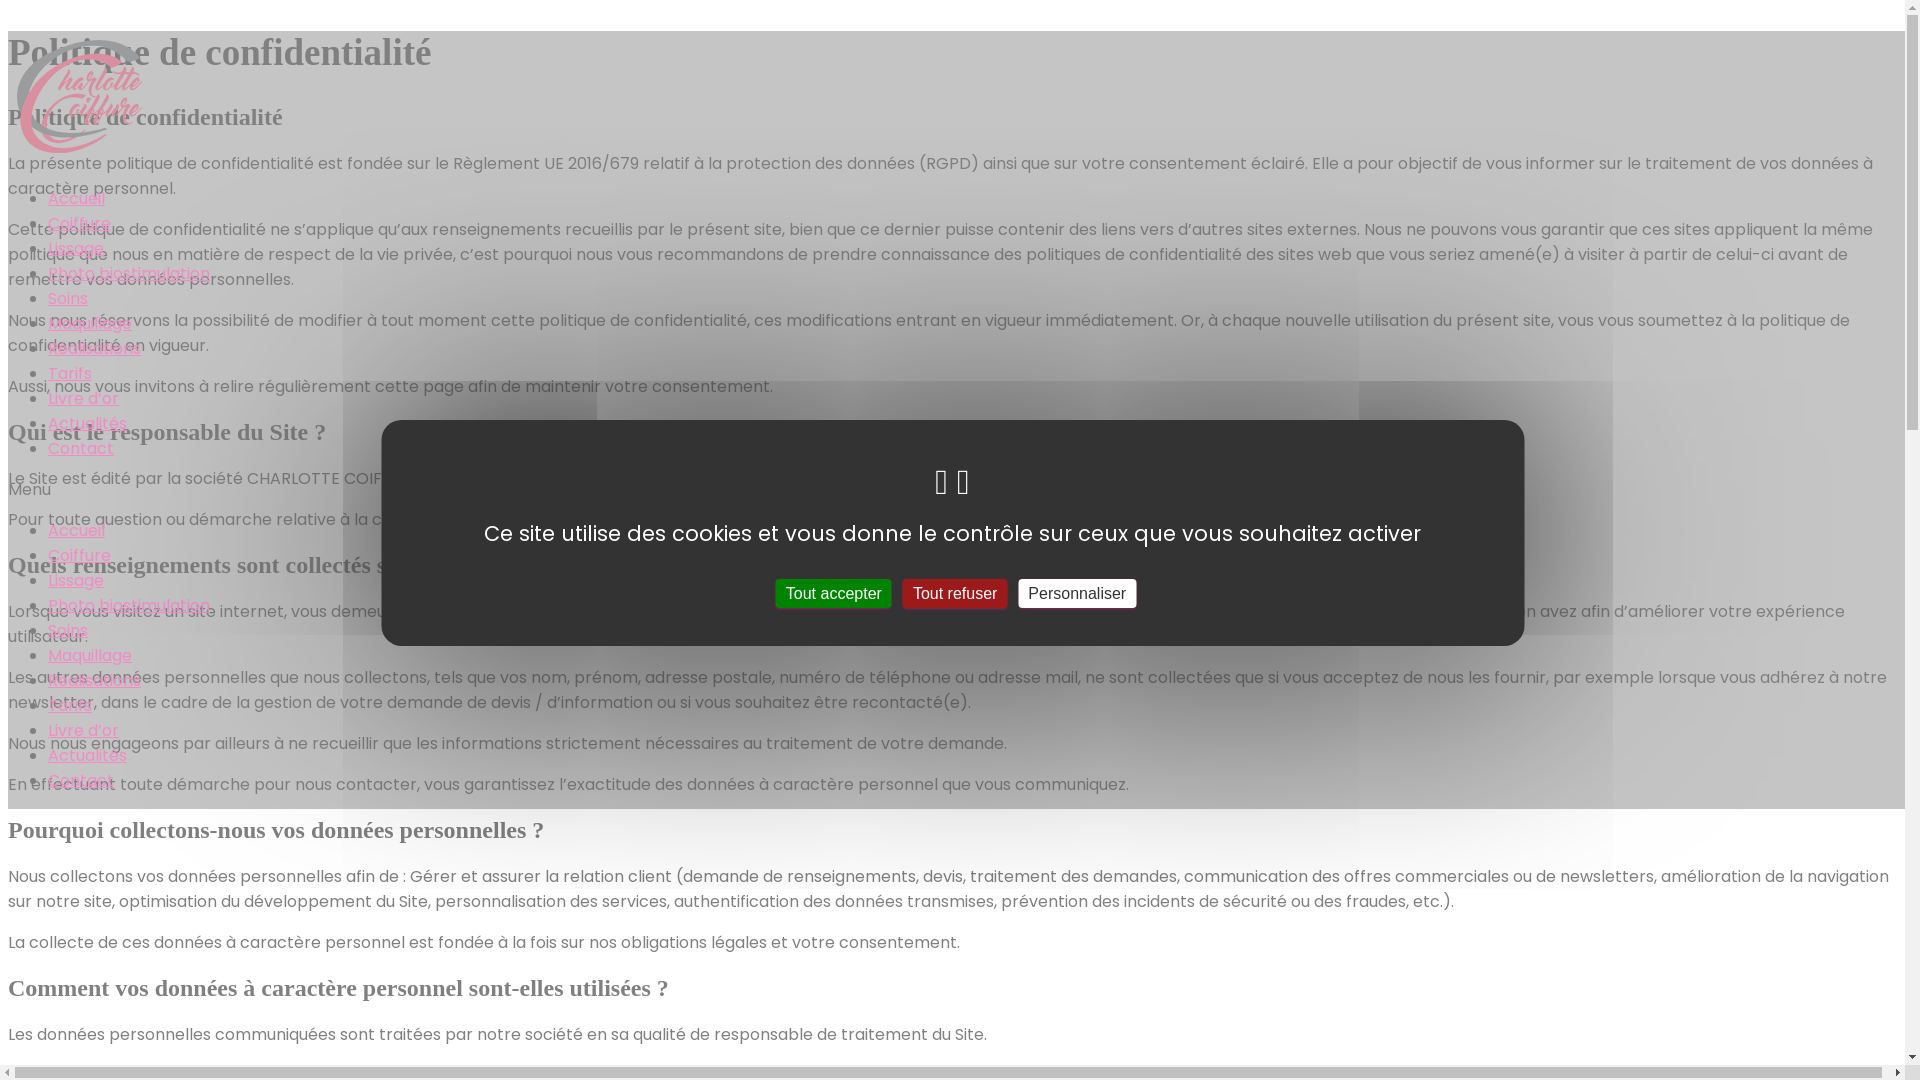  What do you see at coordinates (76, 247) in the screenshot?
I see `'Lissage'` at bounding box center [76, 247].